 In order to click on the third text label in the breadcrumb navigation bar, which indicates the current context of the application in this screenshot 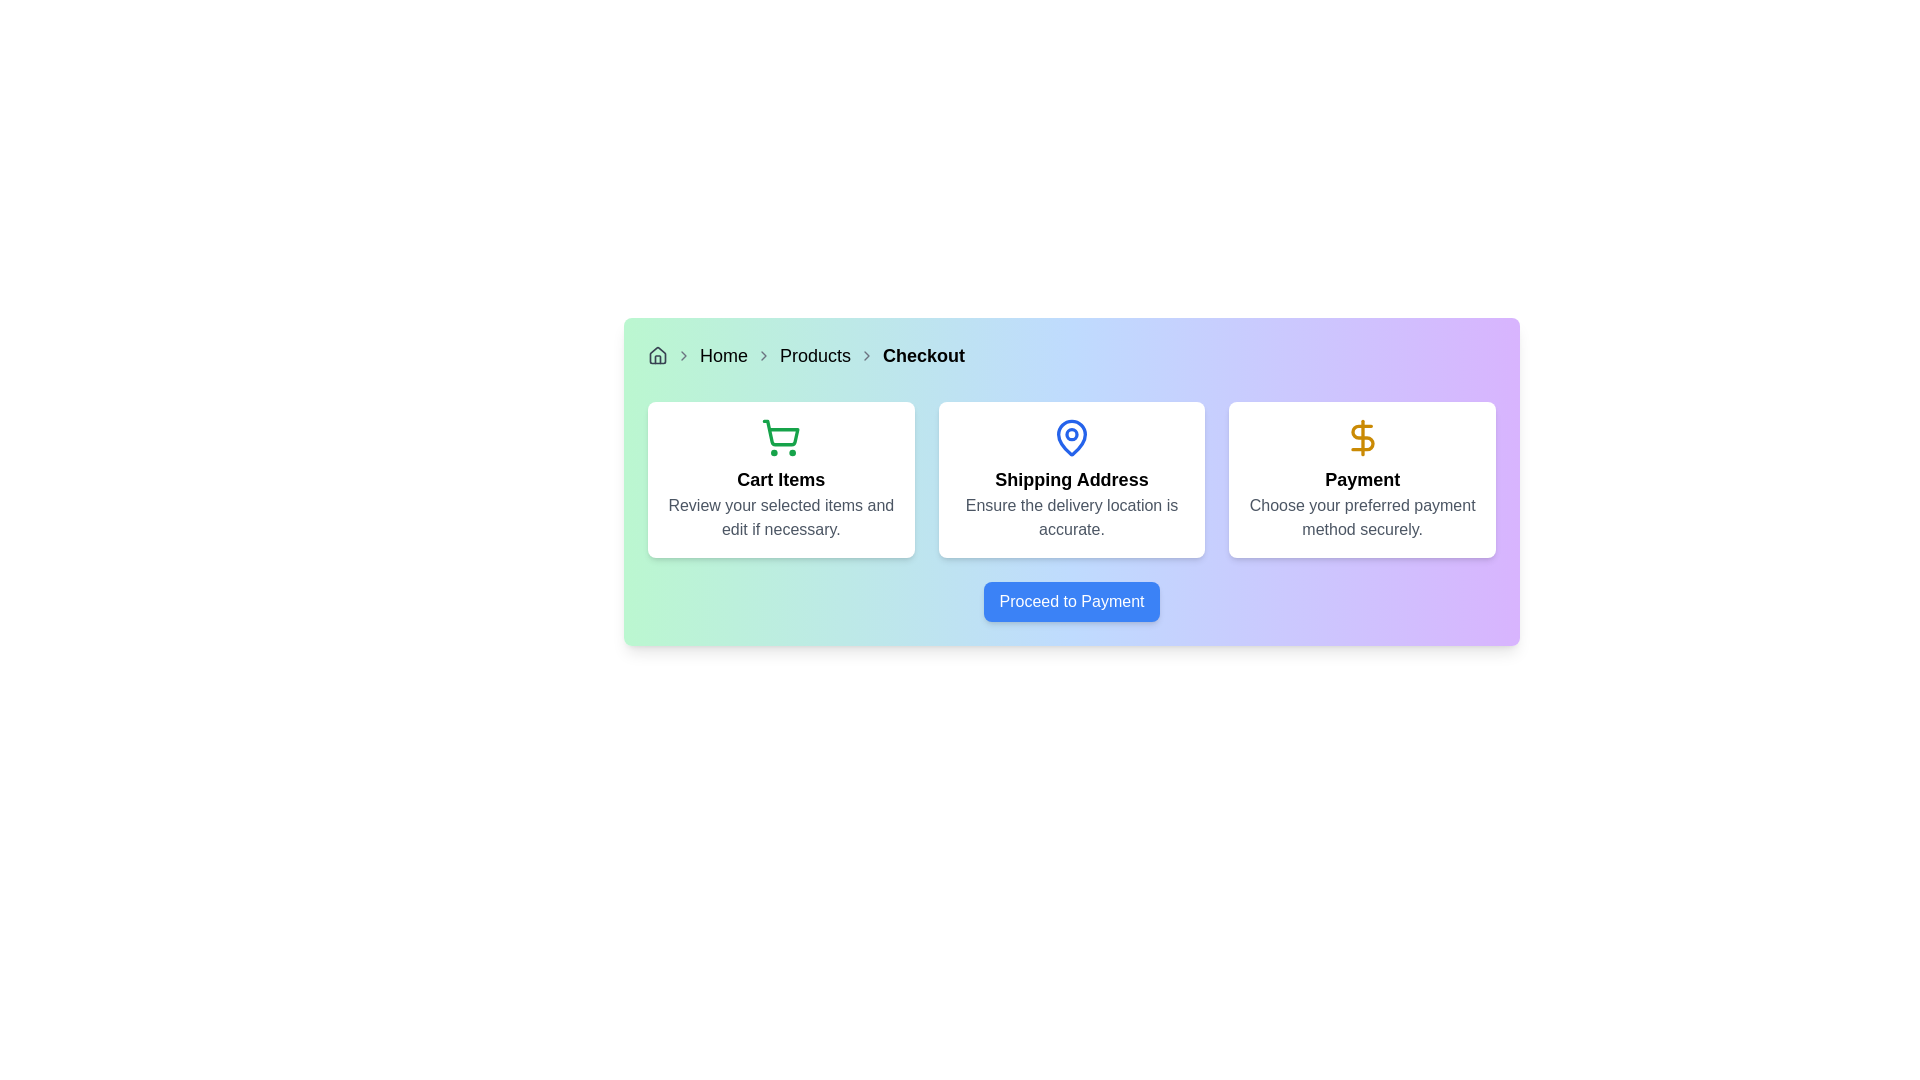, I will do `click(923, 354)`.